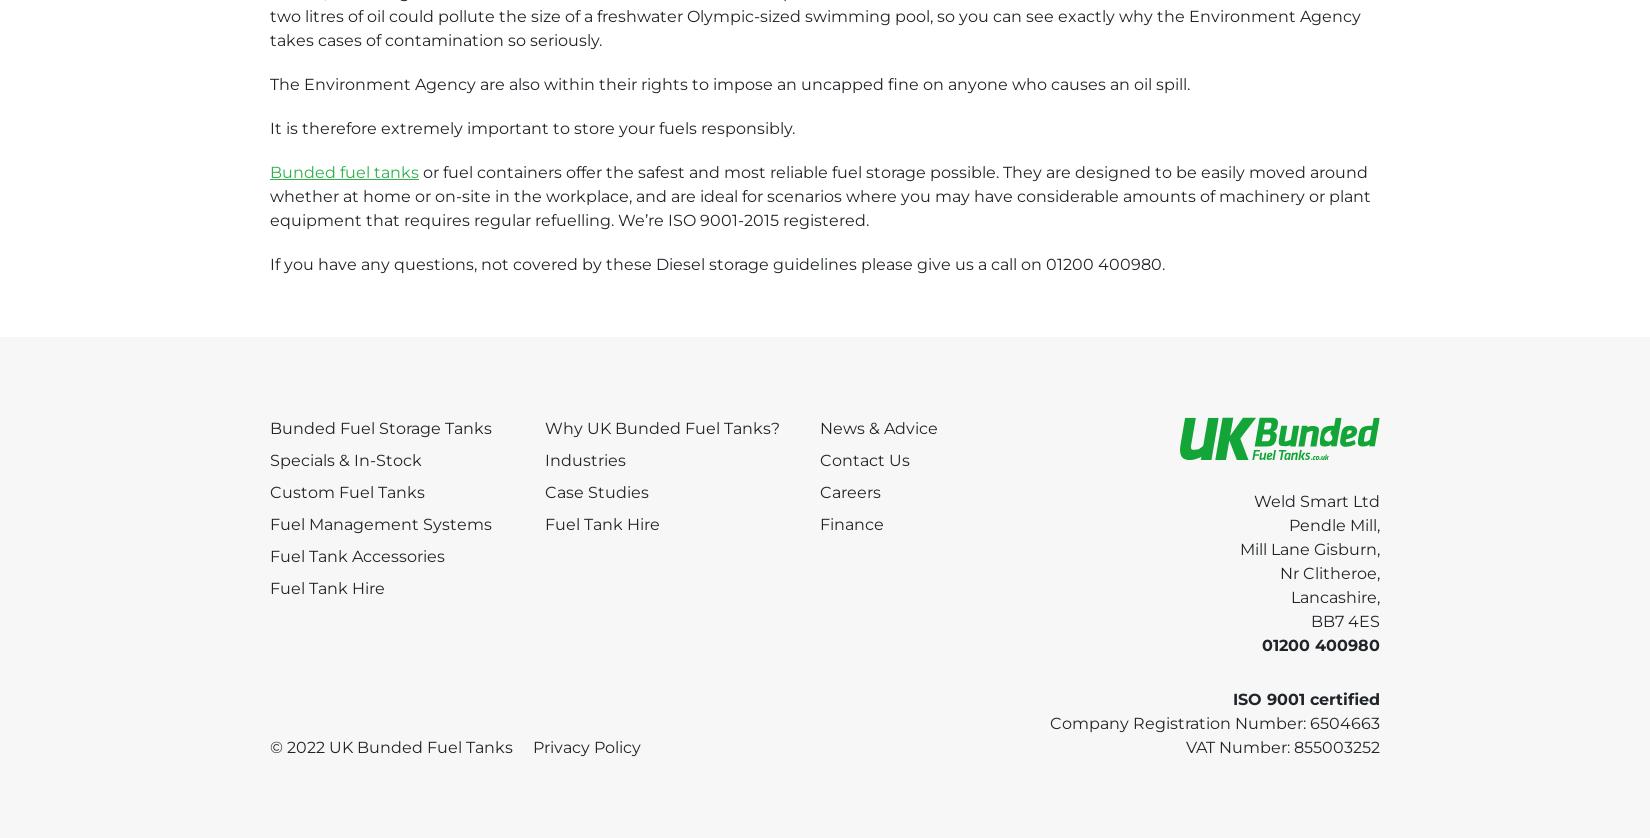 The image size is (1650, 838). Describe the element at coordinates (1215, 721) in the screenshot. I see `'Company Registration Number: 6504663'` at that location.